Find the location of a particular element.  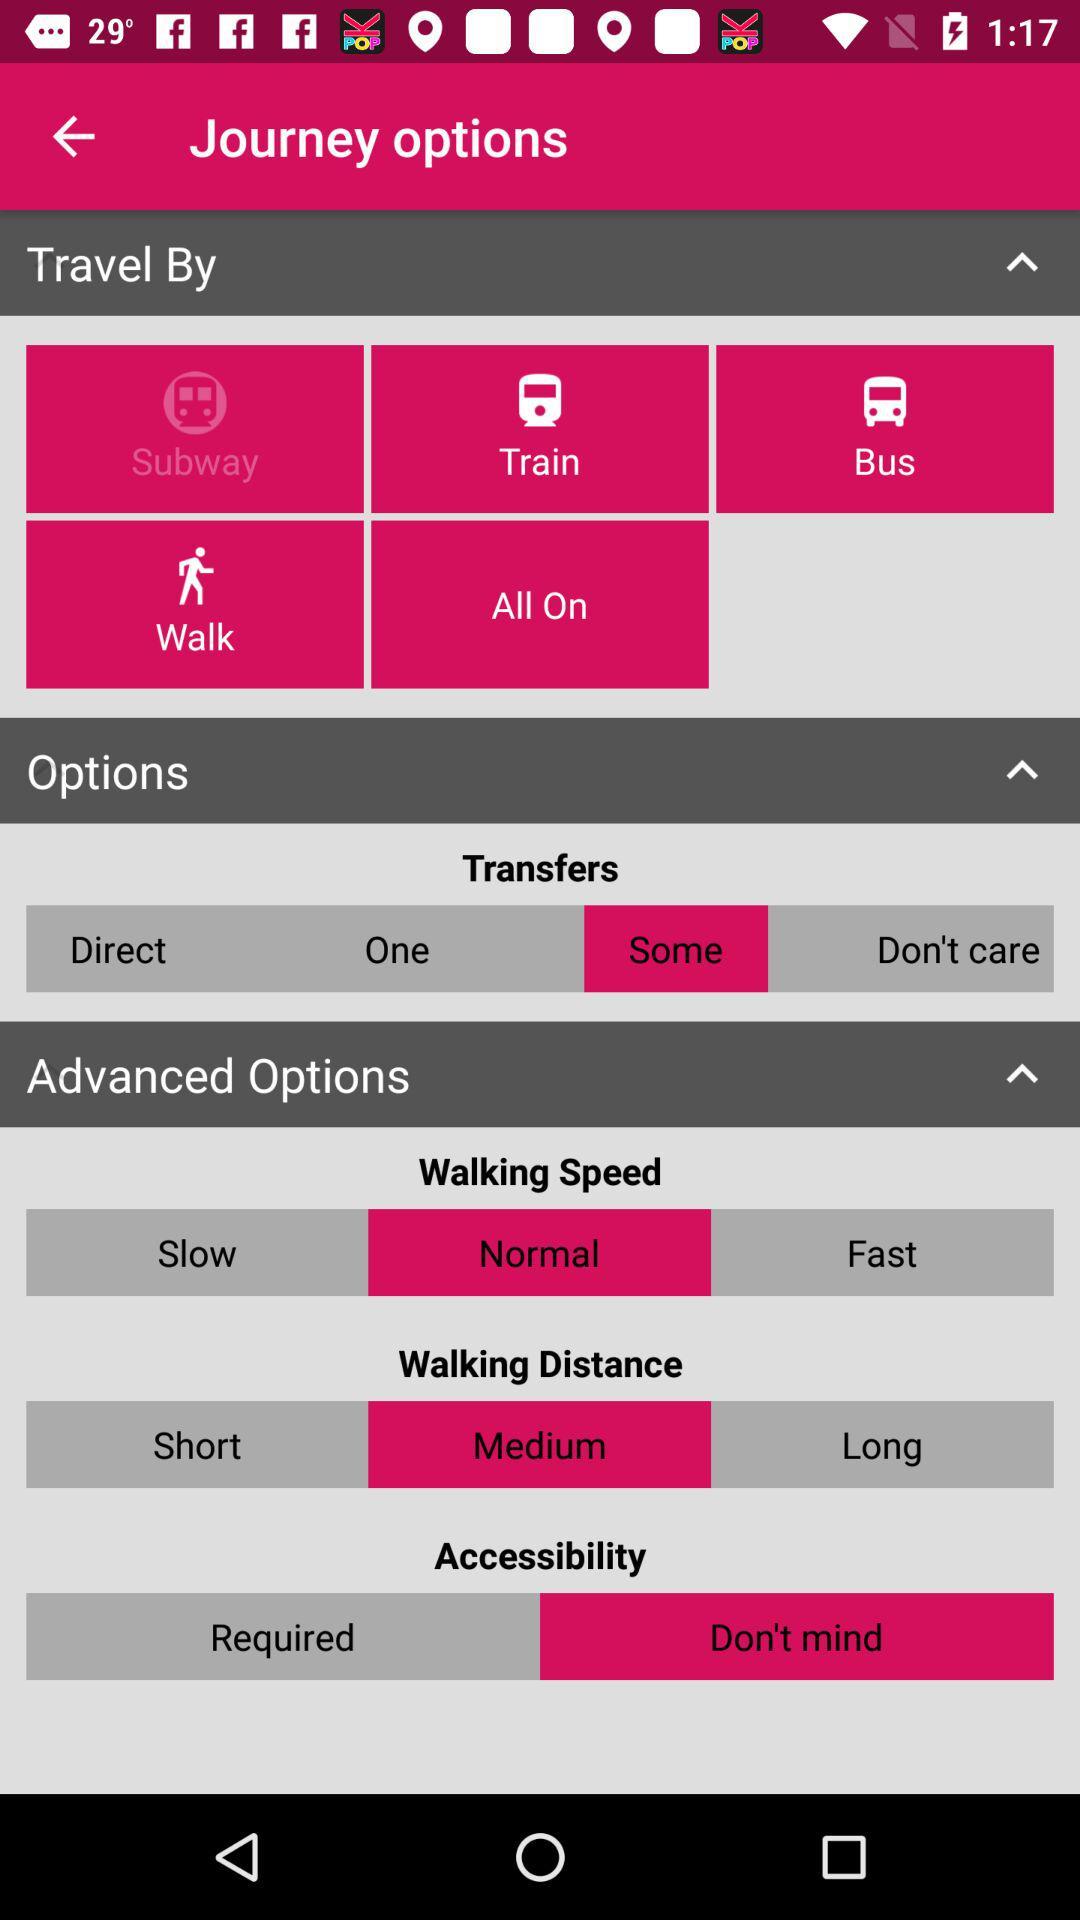

item to the right of slow is located at coordinates (538, 1251).